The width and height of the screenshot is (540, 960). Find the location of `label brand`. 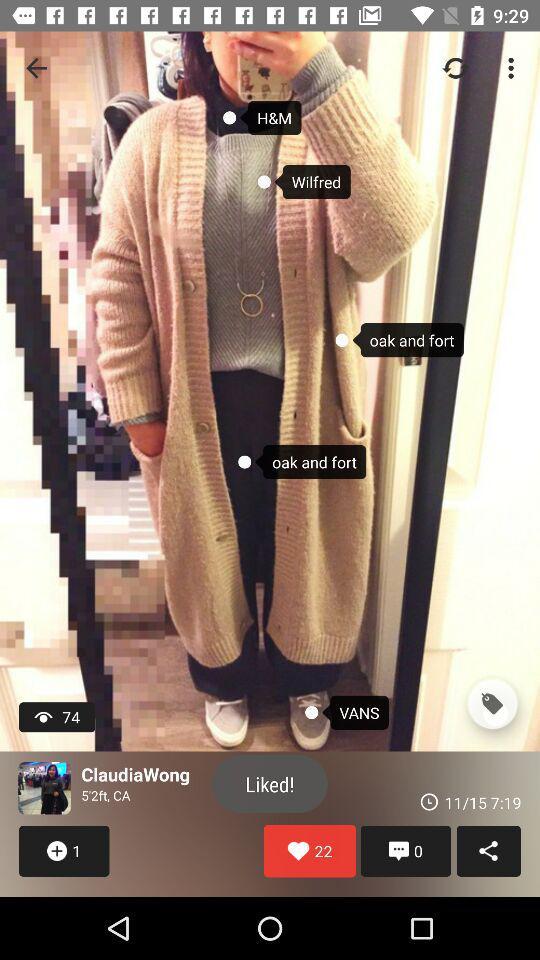

label brand is located at coordinates (491, 704).